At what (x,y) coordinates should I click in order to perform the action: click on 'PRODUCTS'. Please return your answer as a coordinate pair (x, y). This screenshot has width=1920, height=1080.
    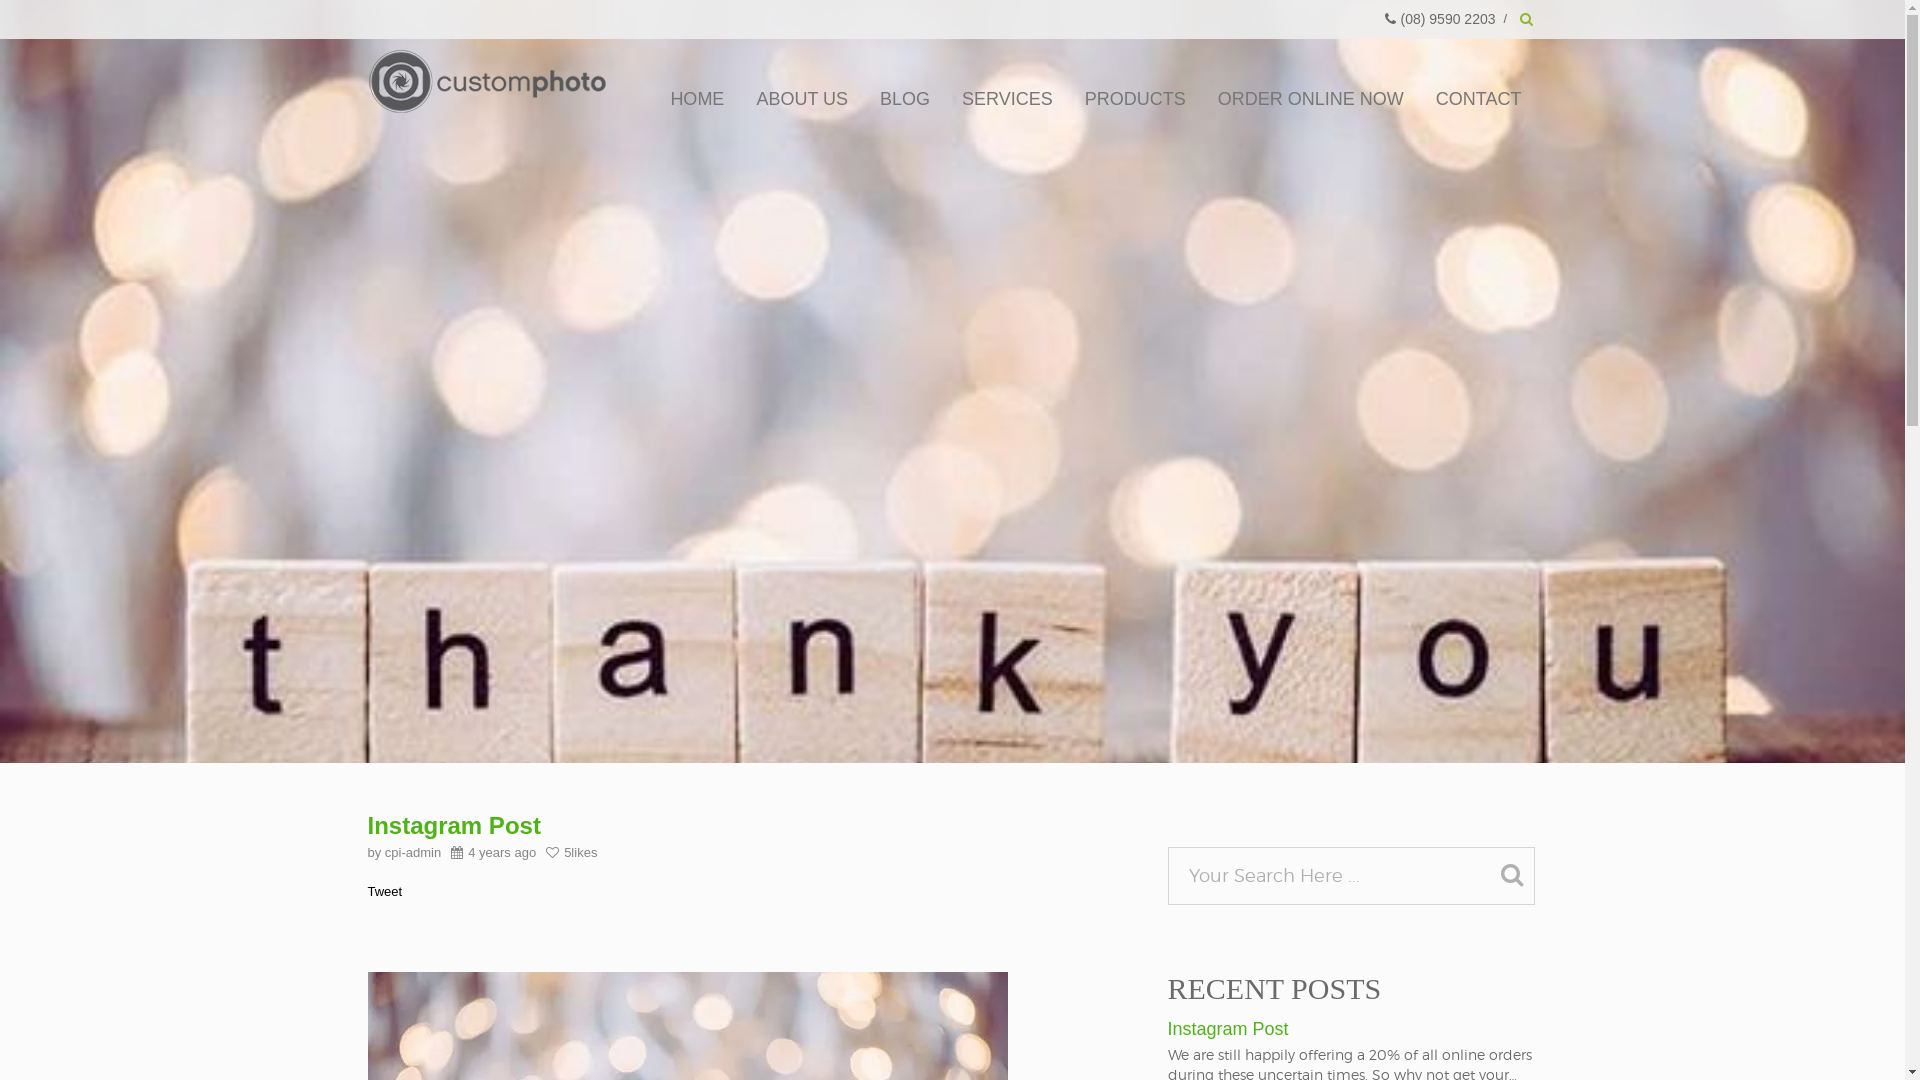
    Looking at the image, I should click on (1135, 99).